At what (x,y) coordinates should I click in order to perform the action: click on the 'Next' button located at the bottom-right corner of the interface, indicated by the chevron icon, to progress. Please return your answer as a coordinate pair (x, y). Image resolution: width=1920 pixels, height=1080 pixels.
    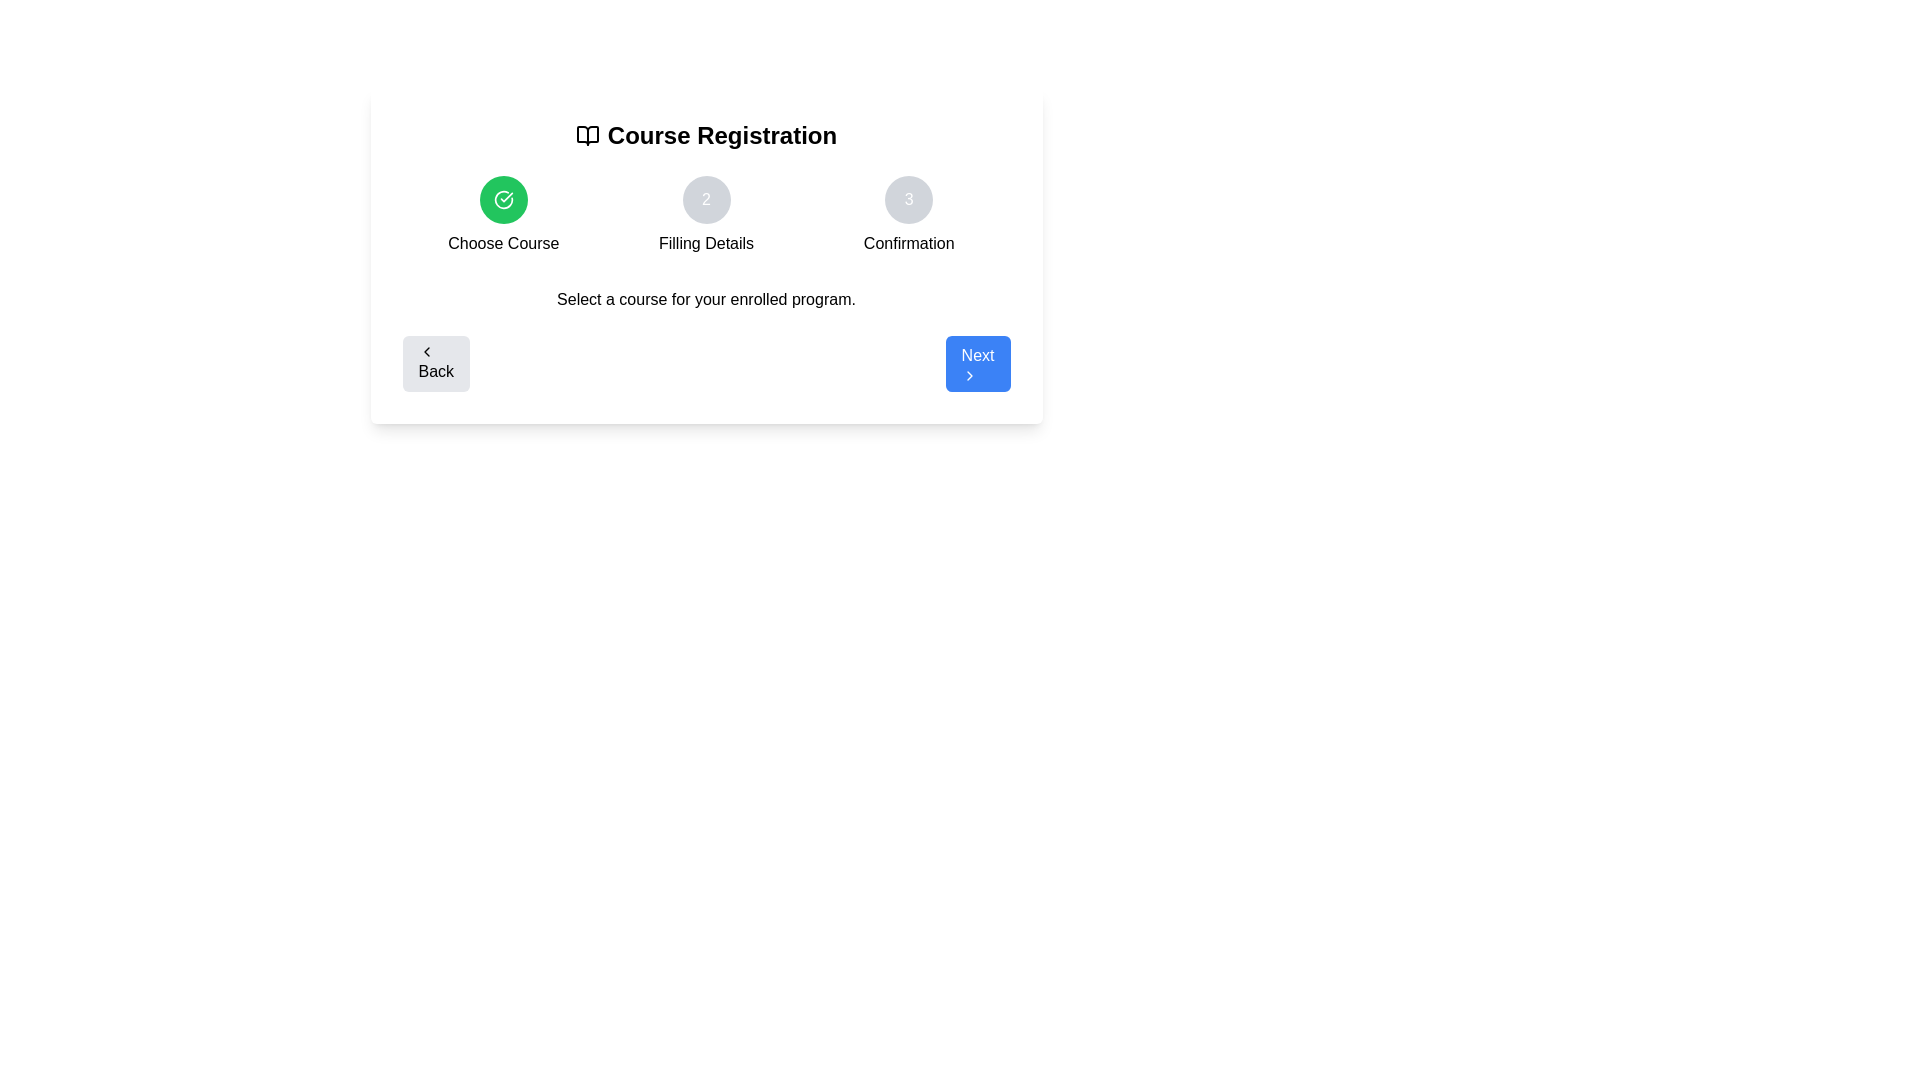
    Looking at the image, I should click on (969, 375).